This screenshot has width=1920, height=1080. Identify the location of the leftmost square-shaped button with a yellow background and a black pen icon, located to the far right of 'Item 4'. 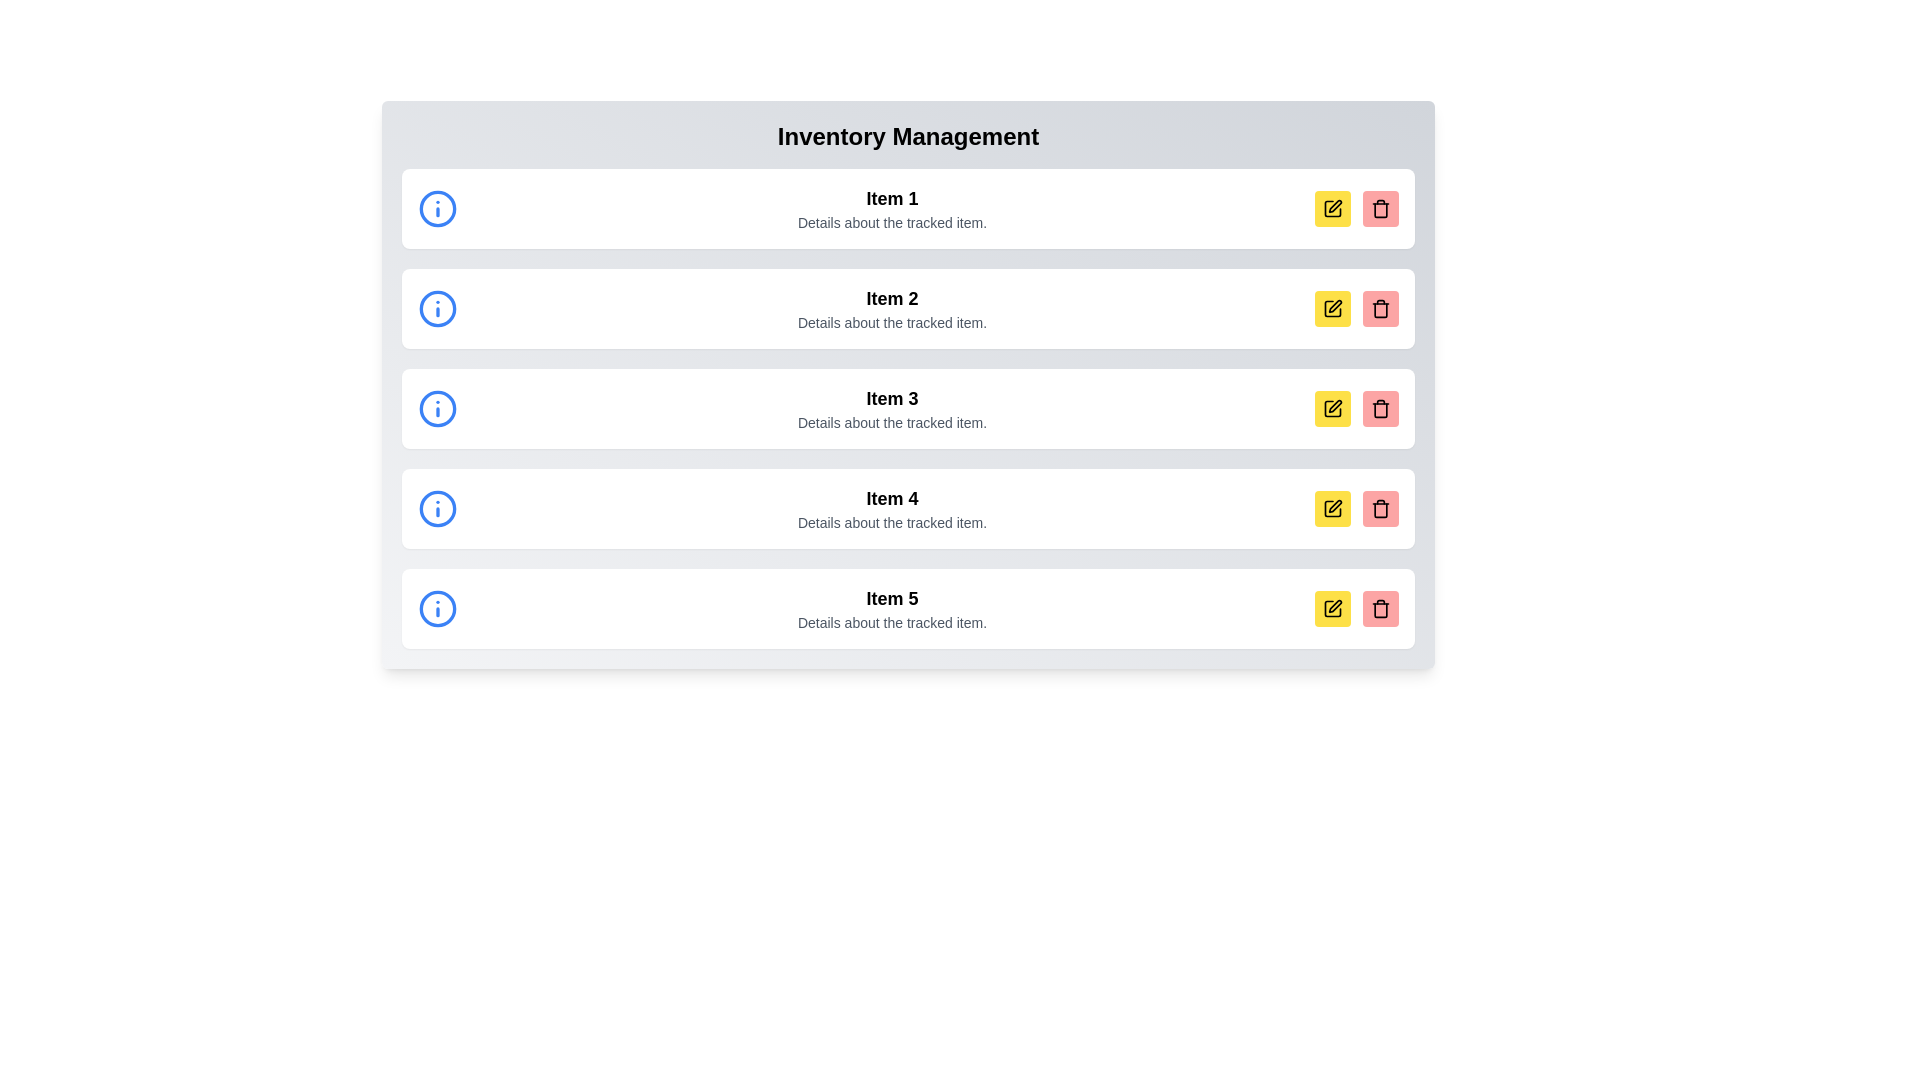
(1333, 508).